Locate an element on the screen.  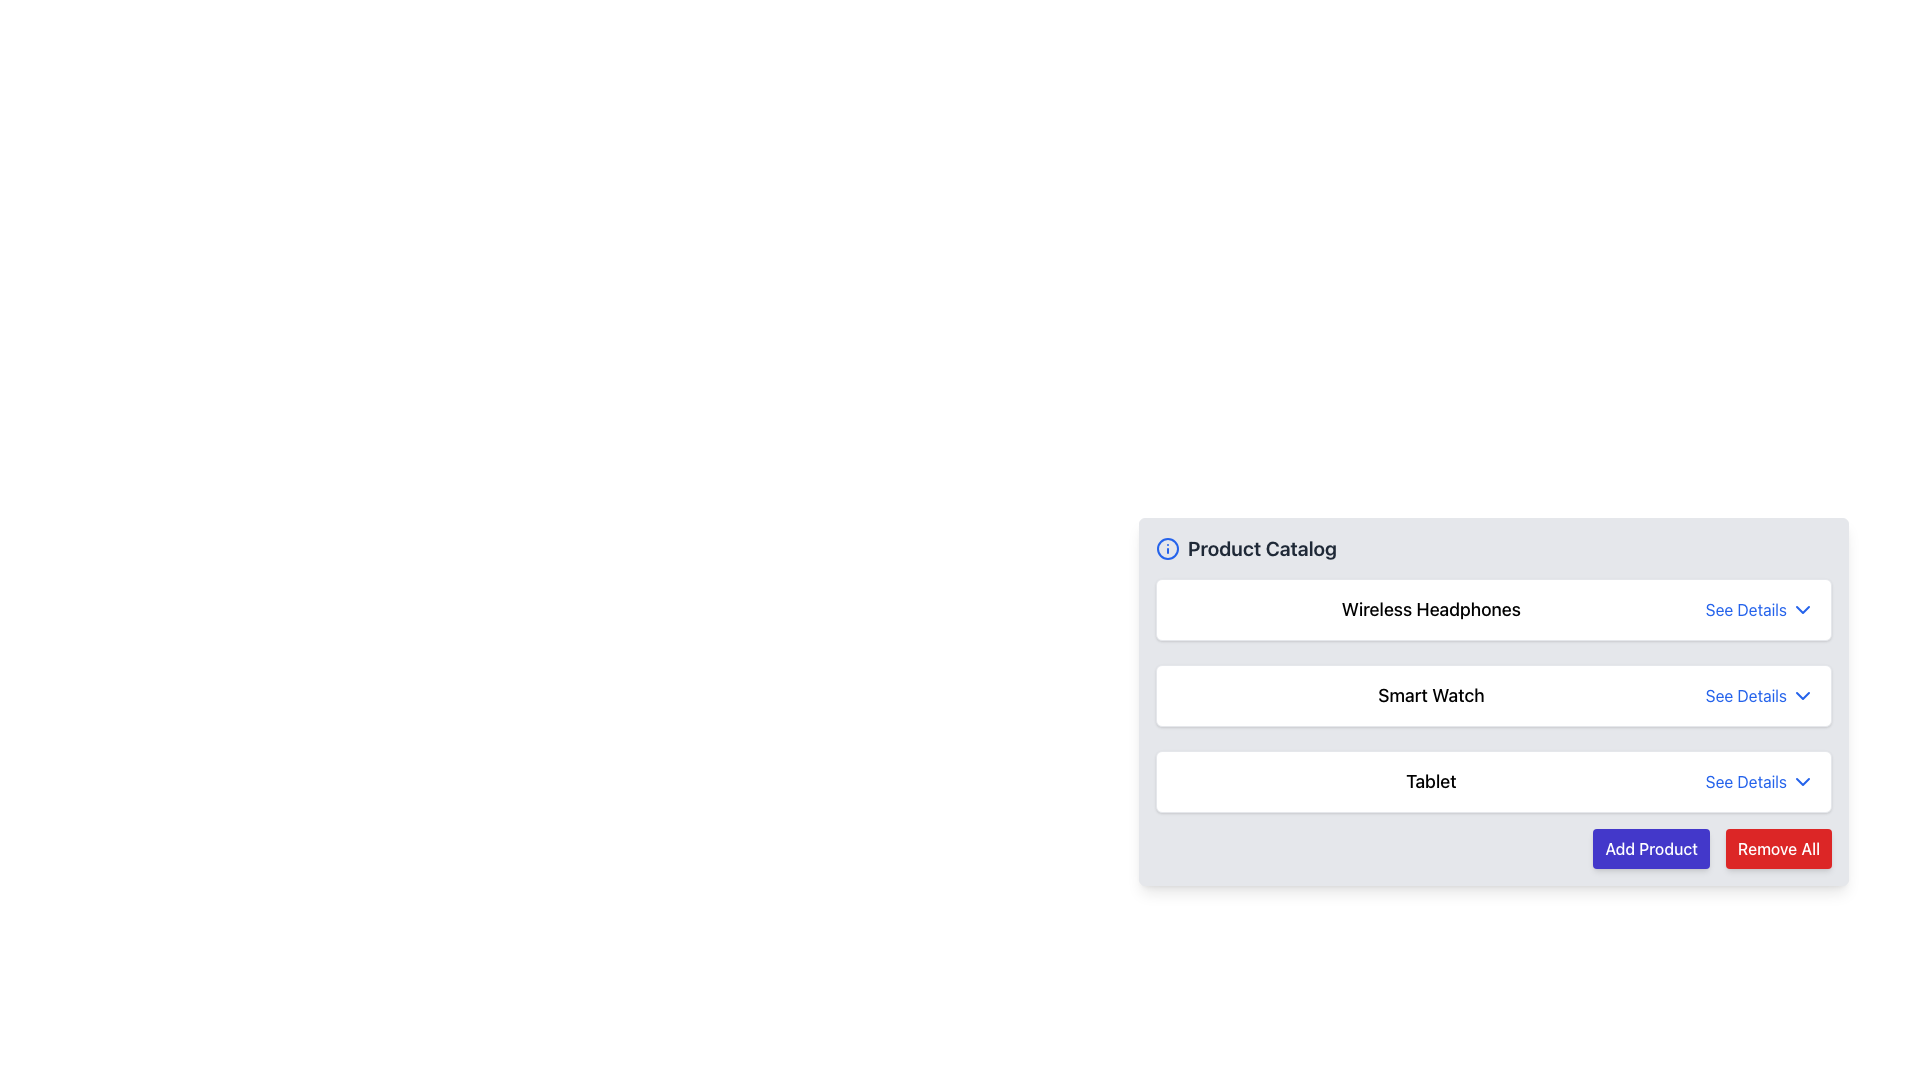
the Information Icon located to the left of the 'Product Catalog' title is located at coordinates (1167, 548).